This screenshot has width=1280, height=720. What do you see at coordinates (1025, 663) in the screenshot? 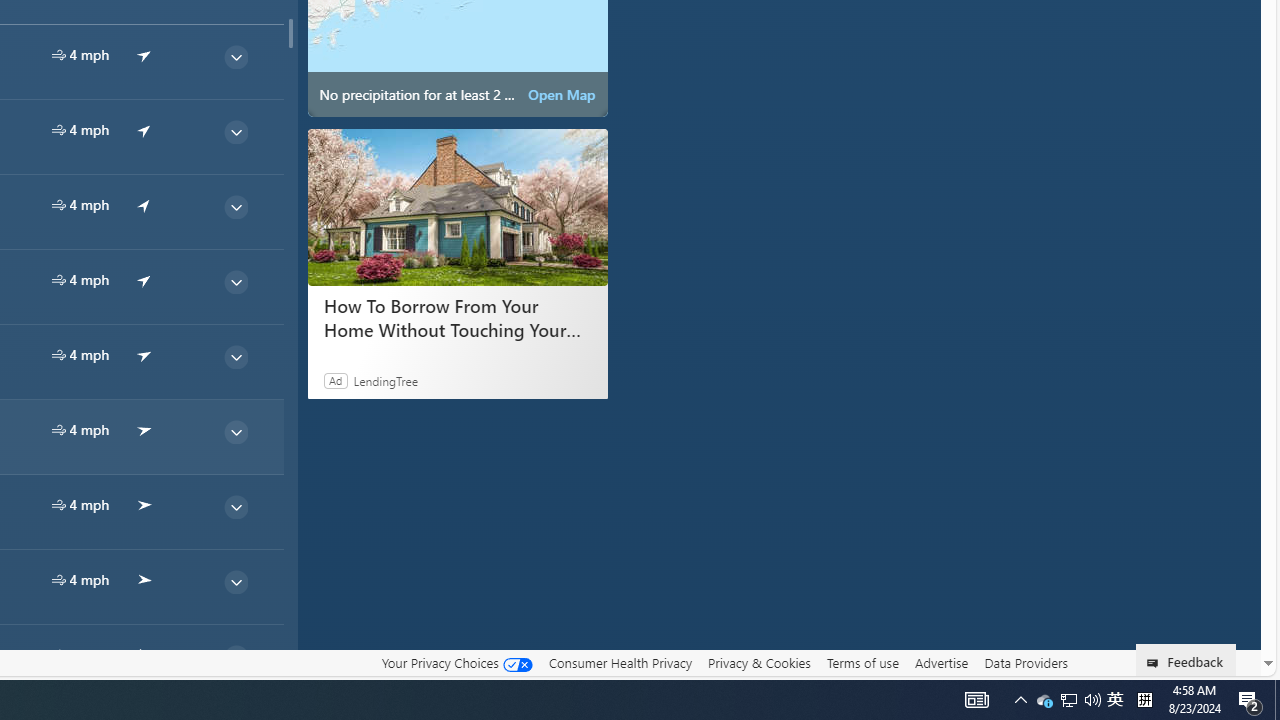
I see `'Data Providers'` at bounding box center [1025, 663].